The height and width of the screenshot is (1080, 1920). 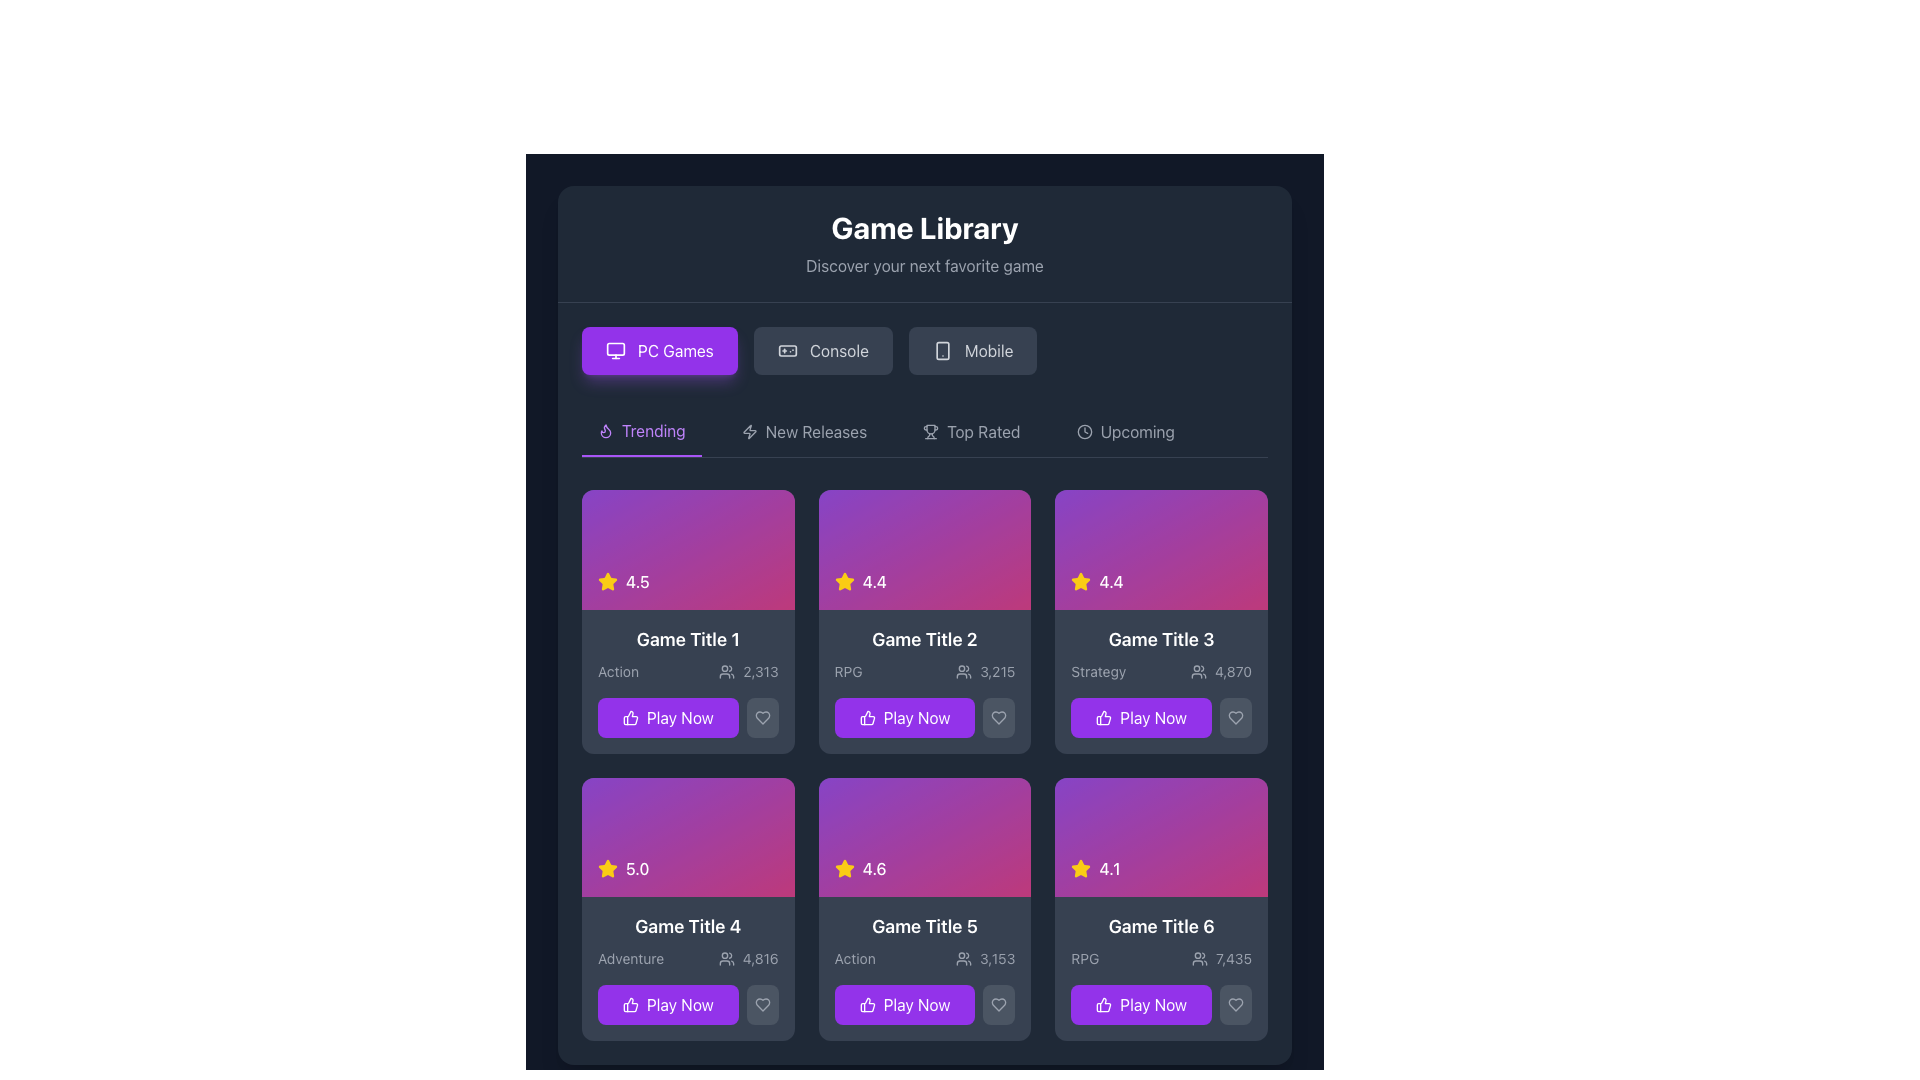 What do you see at coordinates (1232, 671) in the screenshot?
I see `the text label displaying the number '4,870' in medium gray font, located at the bottom of the card labeled 'Game Title 3' in the third column of the game grid` at bounding box center [1232, 671].